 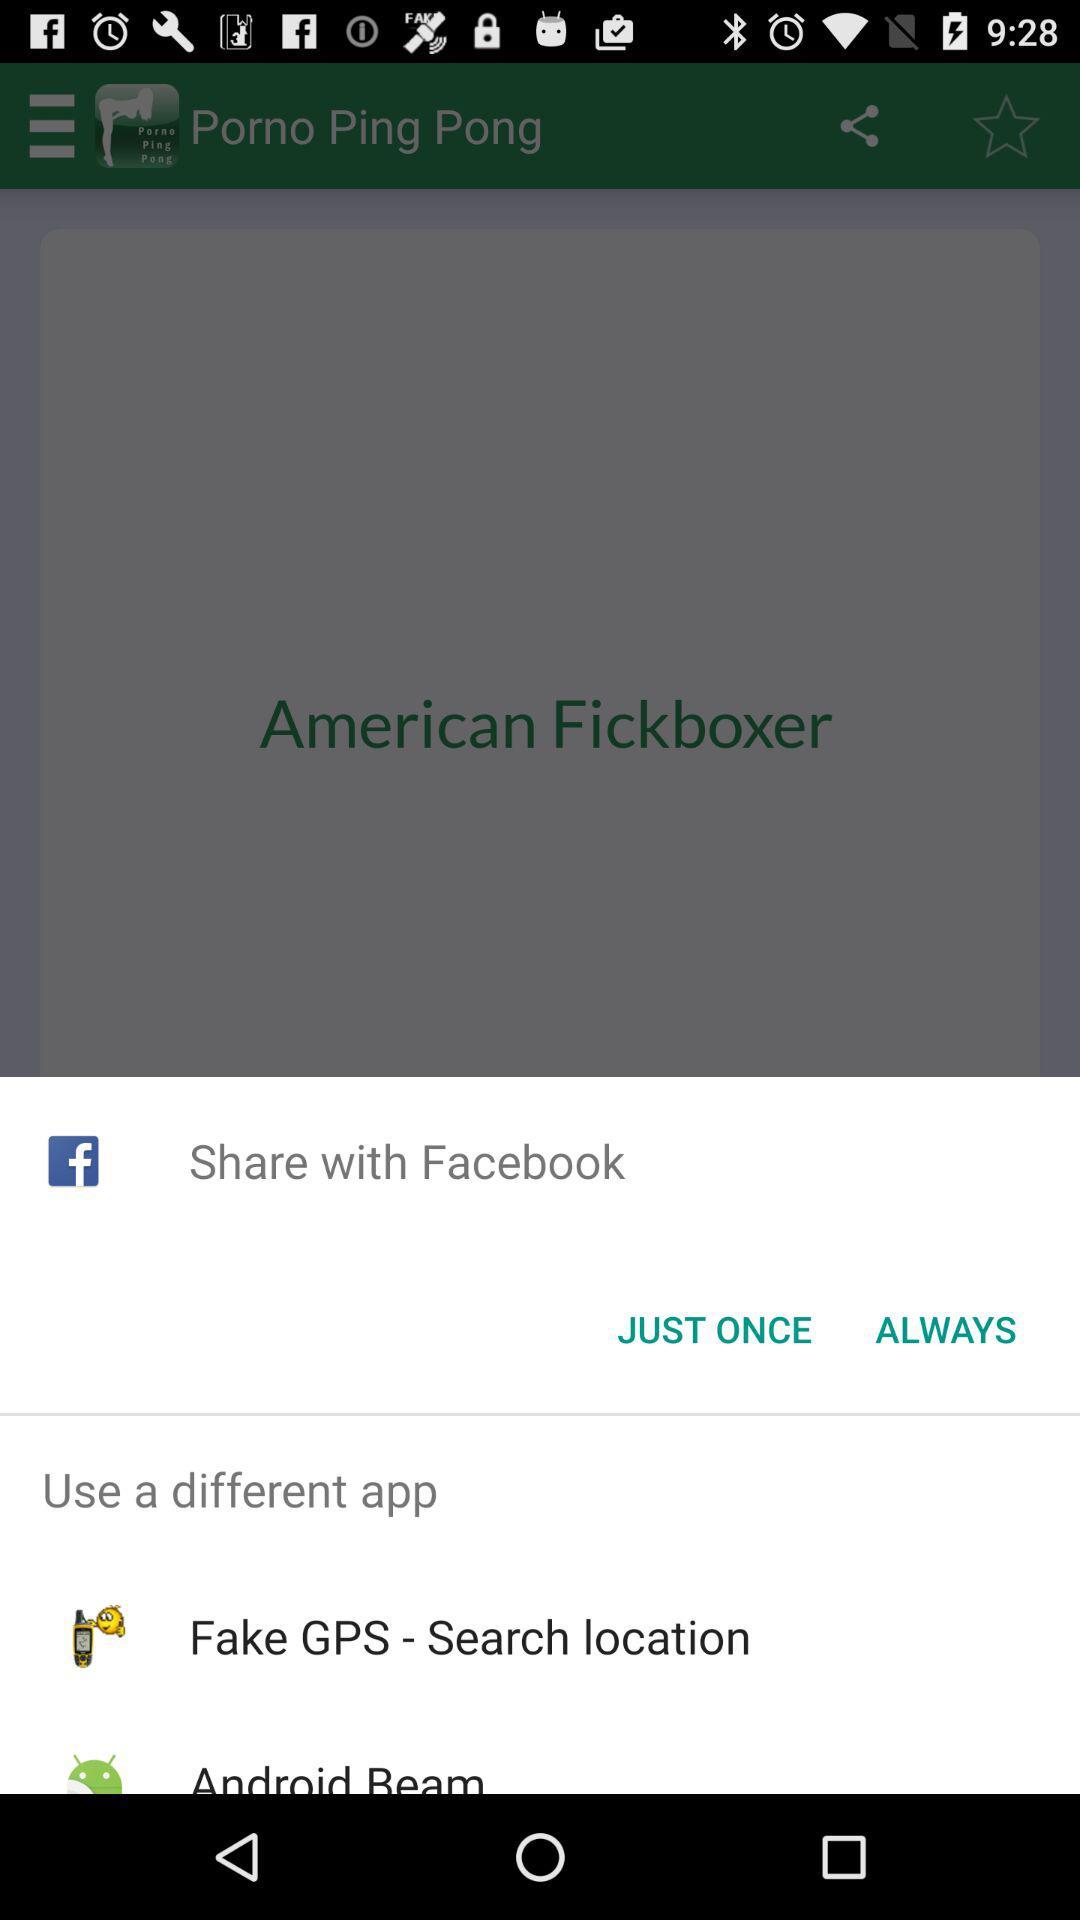 What do you see at coordinates (713, 1329) in the screenshot?
I see `just once item` at bounding box center [713, 1329].